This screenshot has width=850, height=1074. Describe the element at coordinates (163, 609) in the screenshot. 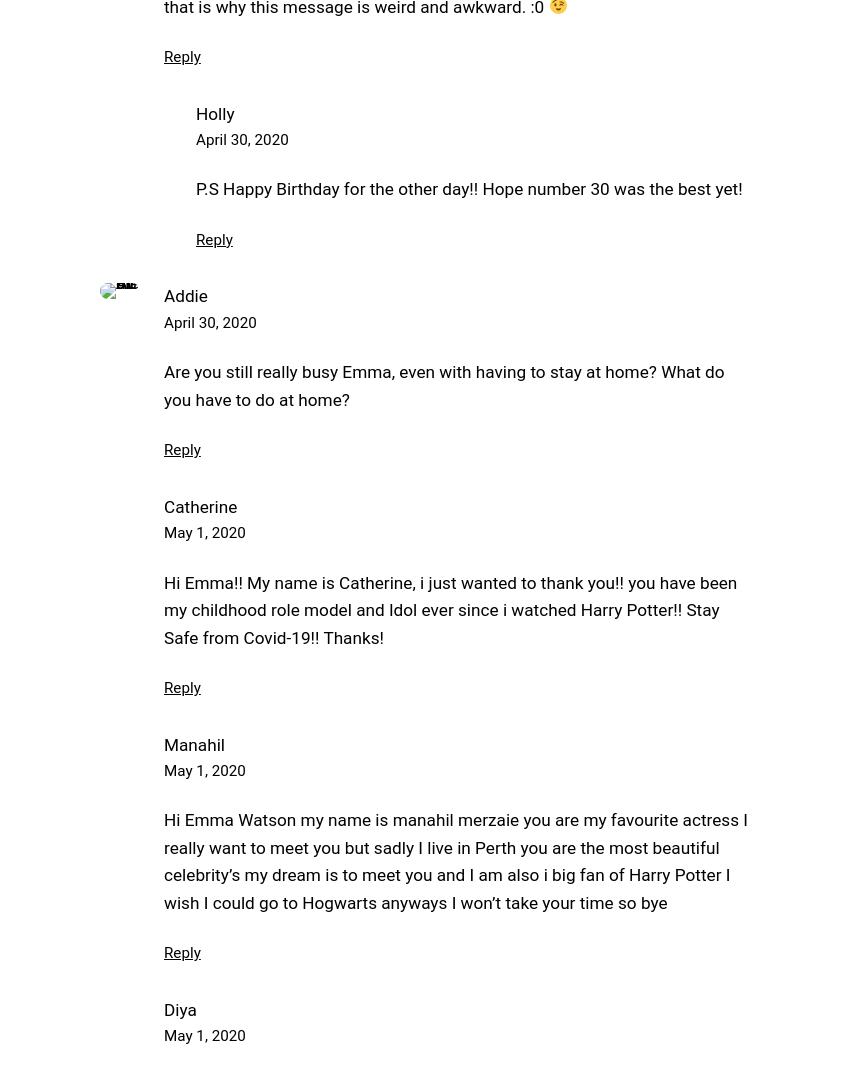

I see `'Hi Emma!! My name is Catherine, i just wanted to thank you!! you have been my childhood role model and Idol ever since i watched Harry Potter!! Stay Safe from Covid-19!! Thanks!'` at that location.